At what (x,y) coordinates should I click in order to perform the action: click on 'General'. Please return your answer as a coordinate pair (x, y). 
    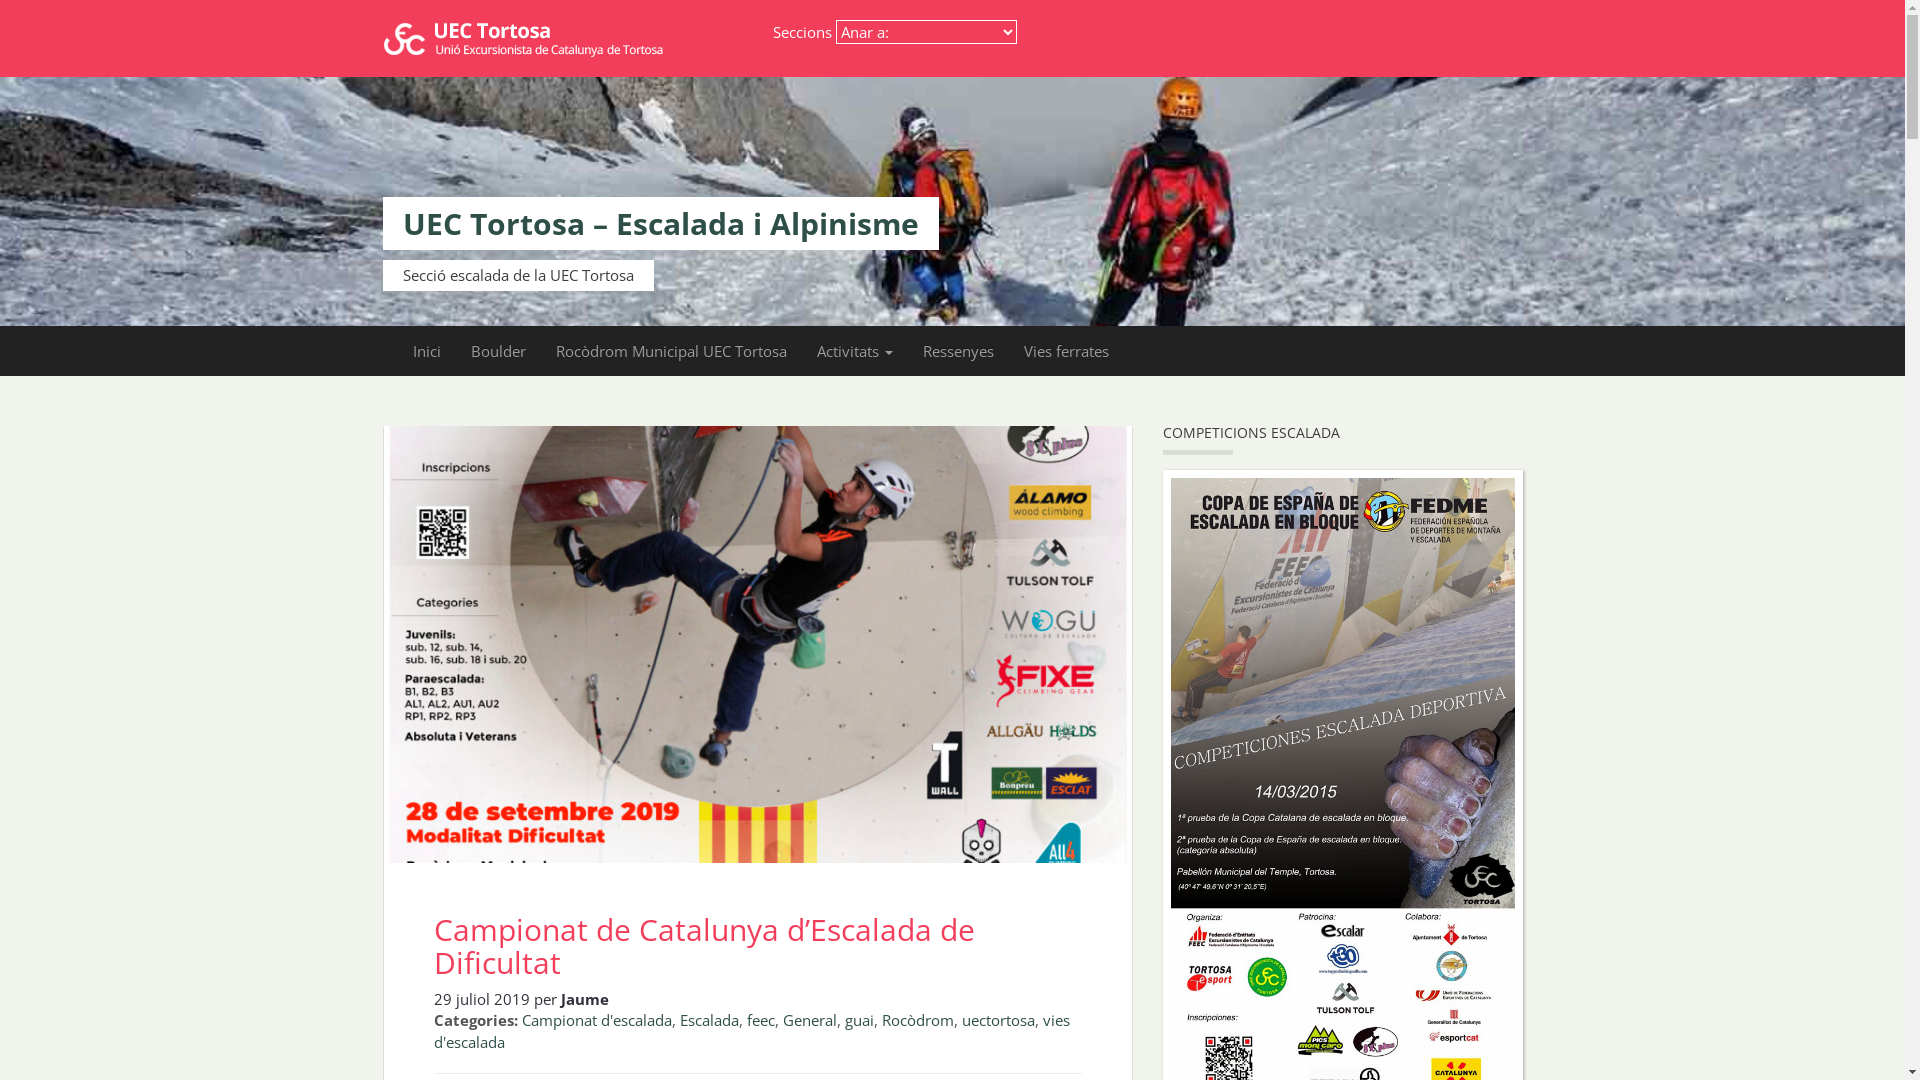
    Looking at the image, I should click on (781, 1019).